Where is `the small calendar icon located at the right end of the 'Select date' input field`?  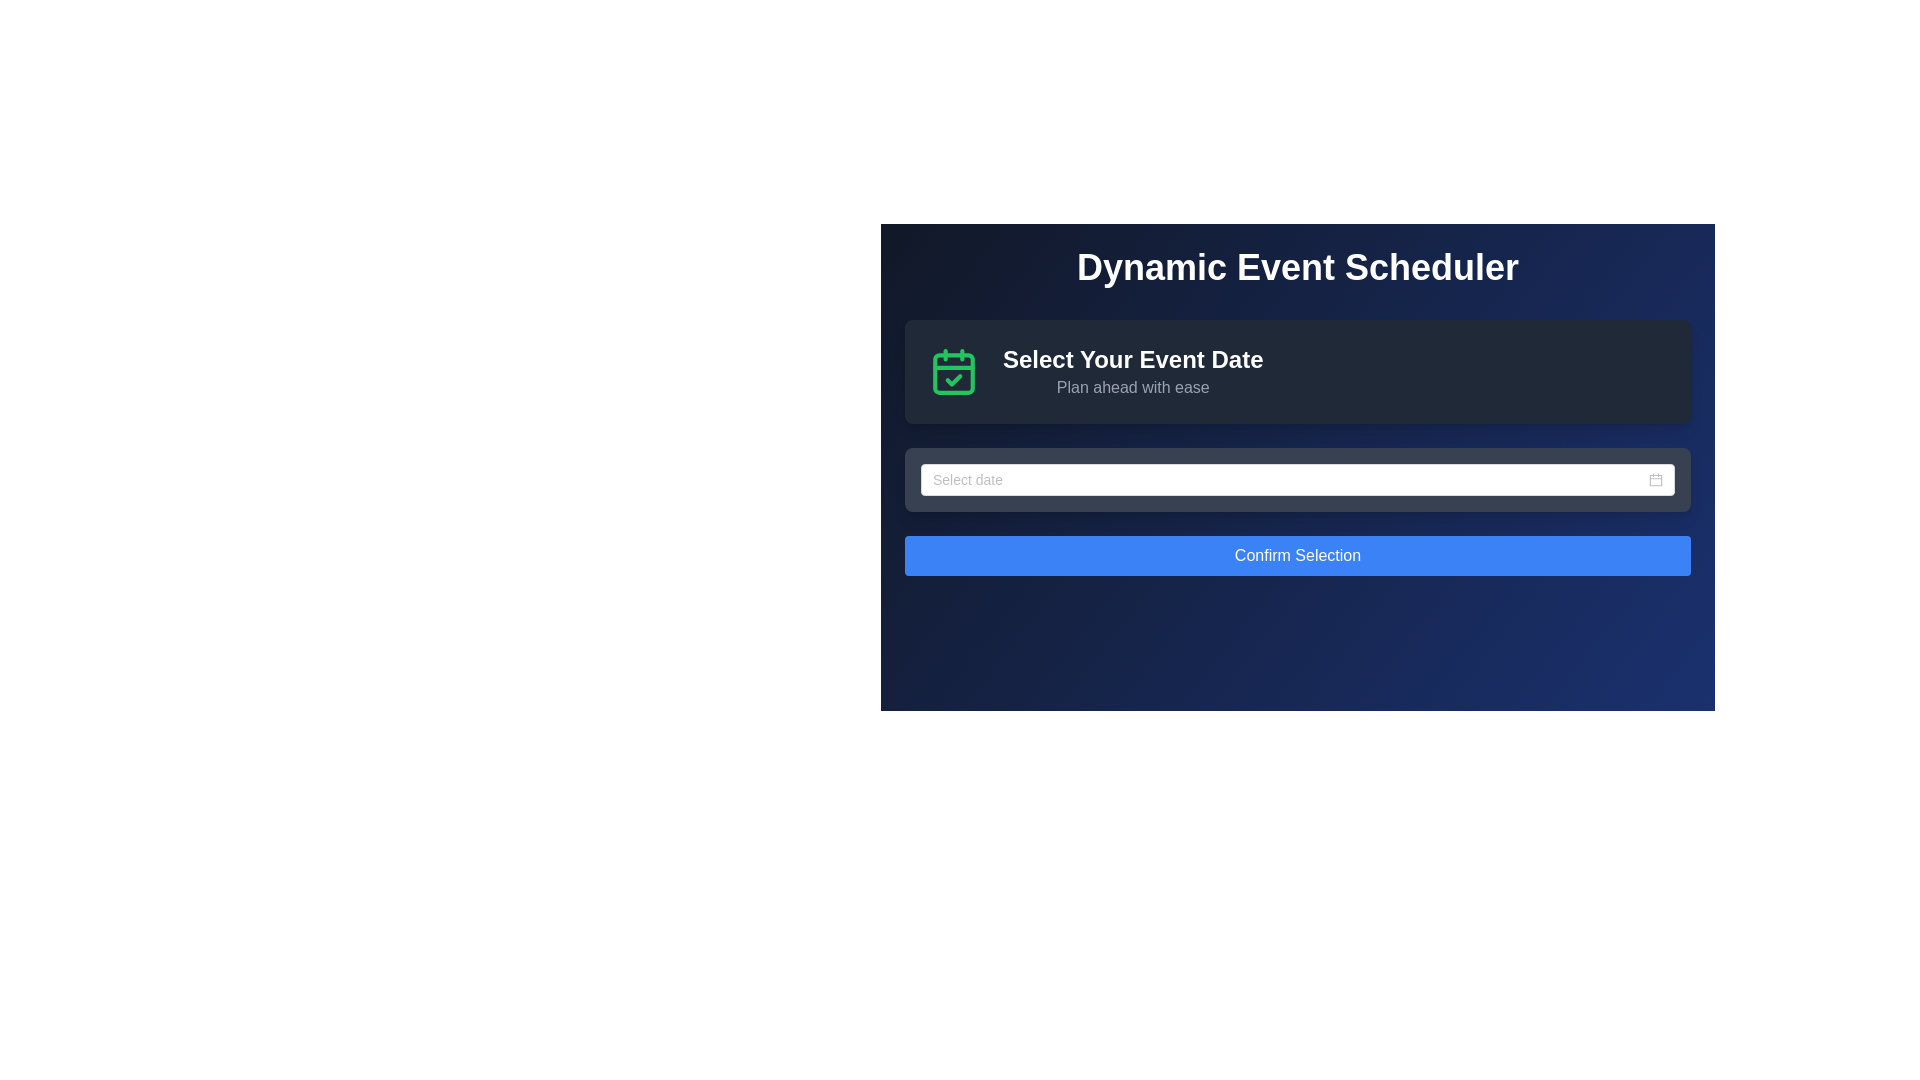
the small calendar icon located at the right end of the 'Select date' input field is located at coordinates (1656, 479).